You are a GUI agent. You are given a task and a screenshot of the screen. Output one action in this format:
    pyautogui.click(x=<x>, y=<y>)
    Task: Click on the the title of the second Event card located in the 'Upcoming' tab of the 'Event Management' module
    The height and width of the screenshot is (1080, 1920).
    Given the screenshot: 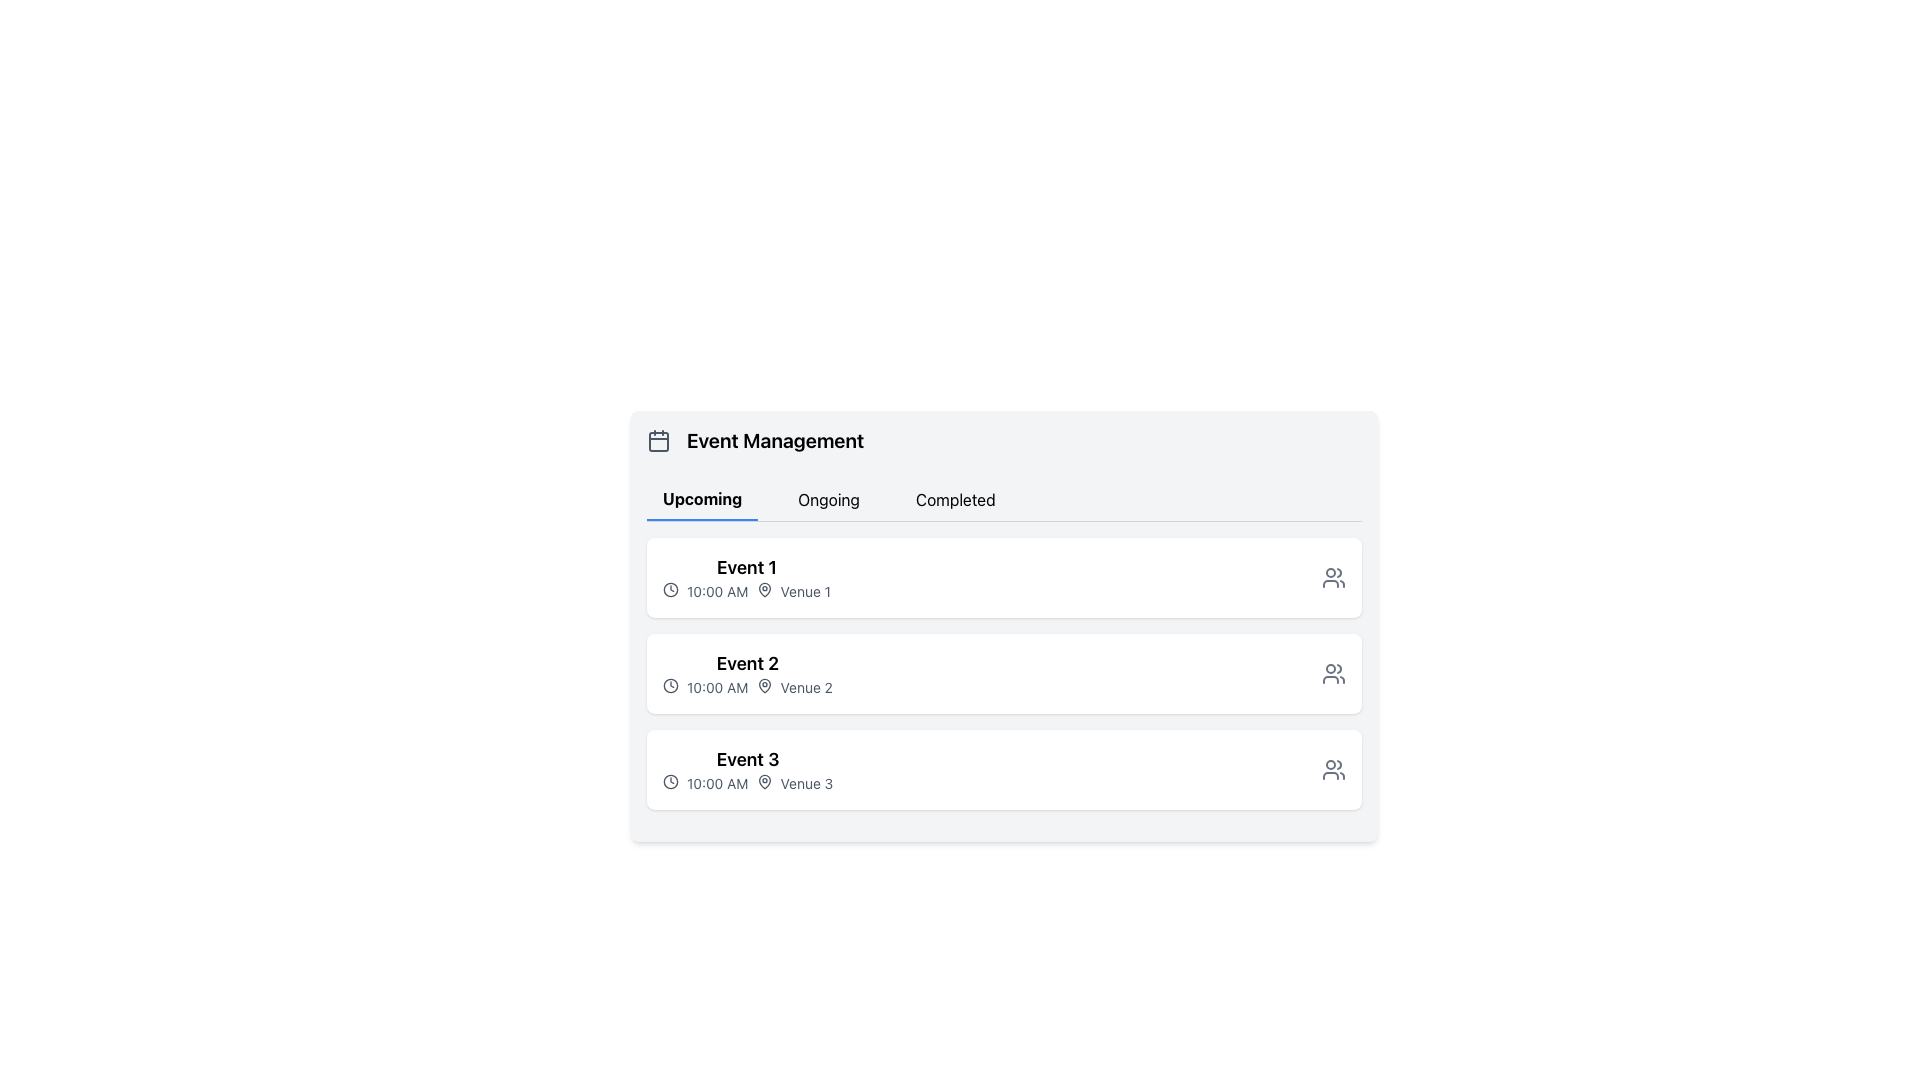 What is the action you would take?
    pyautogui.click(x=747, y=674)
    